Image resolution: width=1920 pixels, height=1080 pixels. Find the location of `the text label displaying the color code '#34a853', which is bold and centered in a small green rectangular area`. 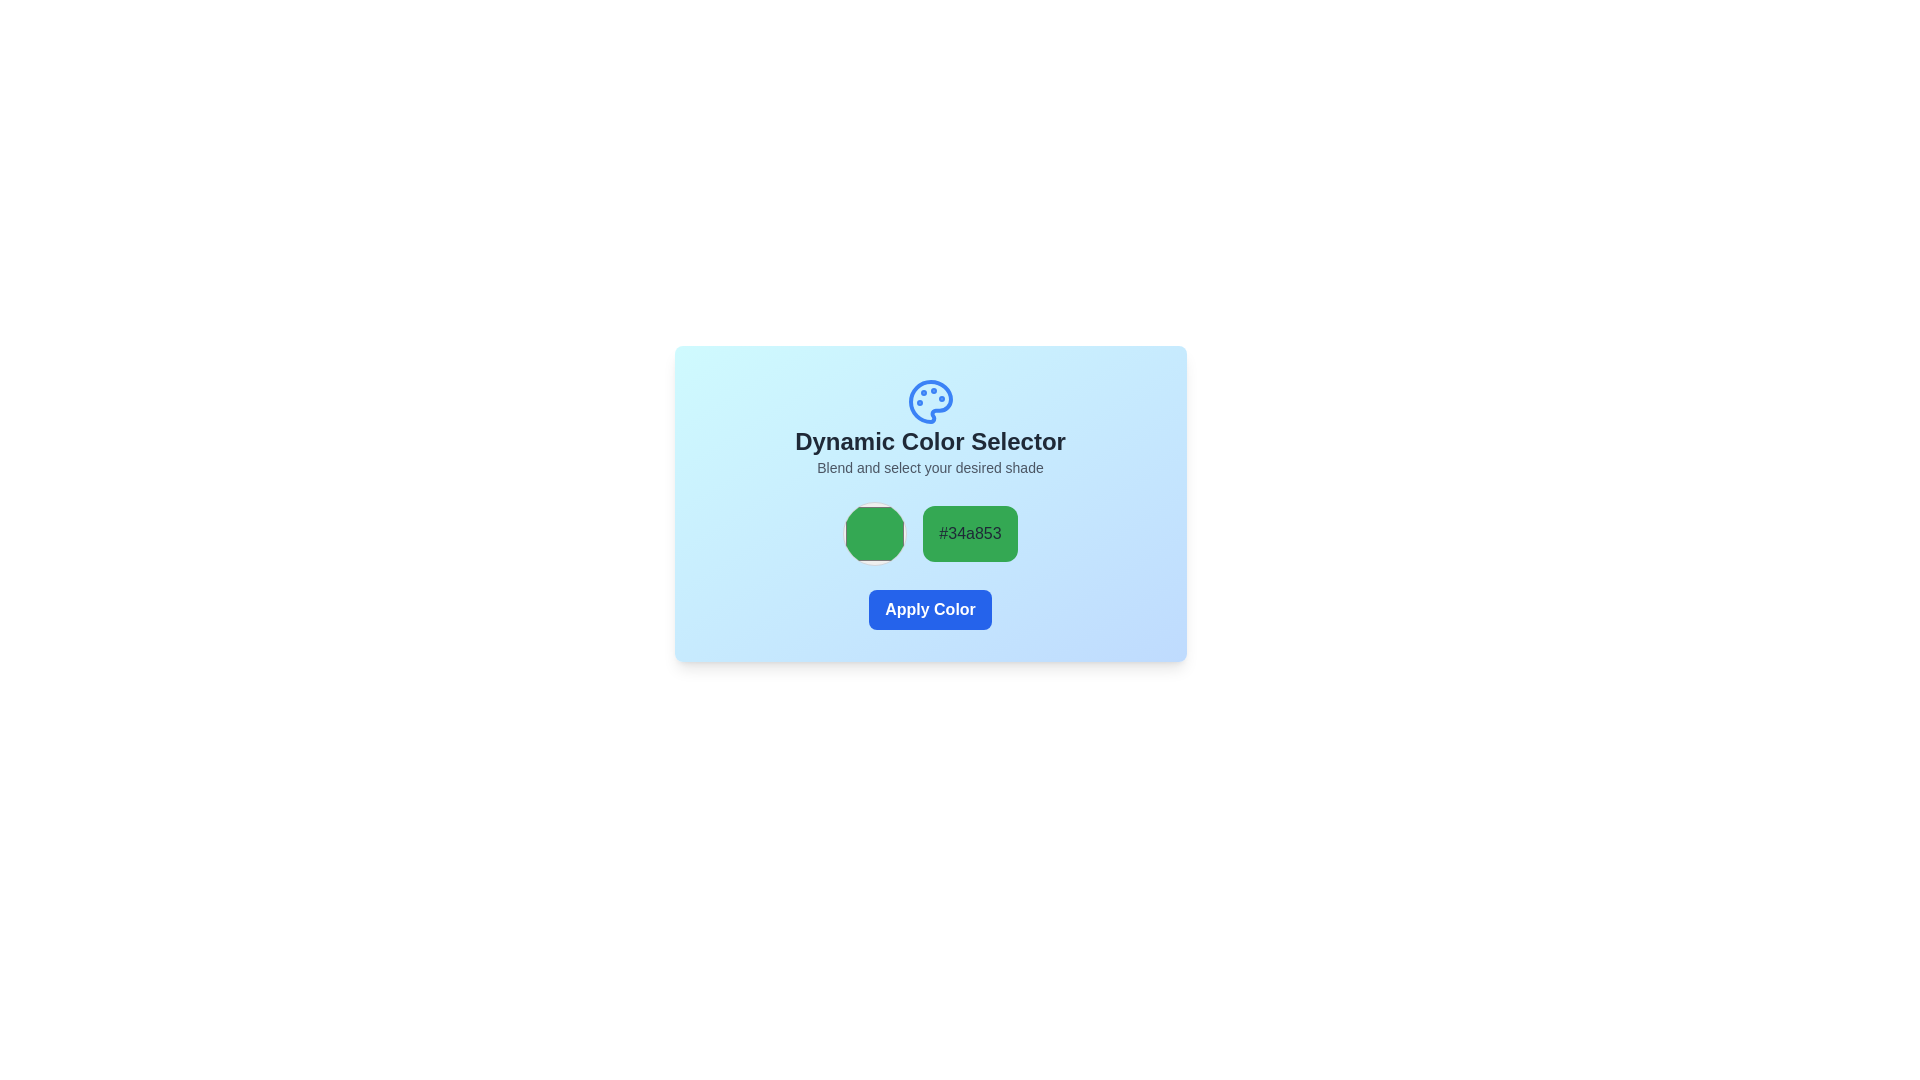

the text label displaying the color code '#34a853', which is bold and centered in a small green rectangular area is located at coordinates (970, 532).